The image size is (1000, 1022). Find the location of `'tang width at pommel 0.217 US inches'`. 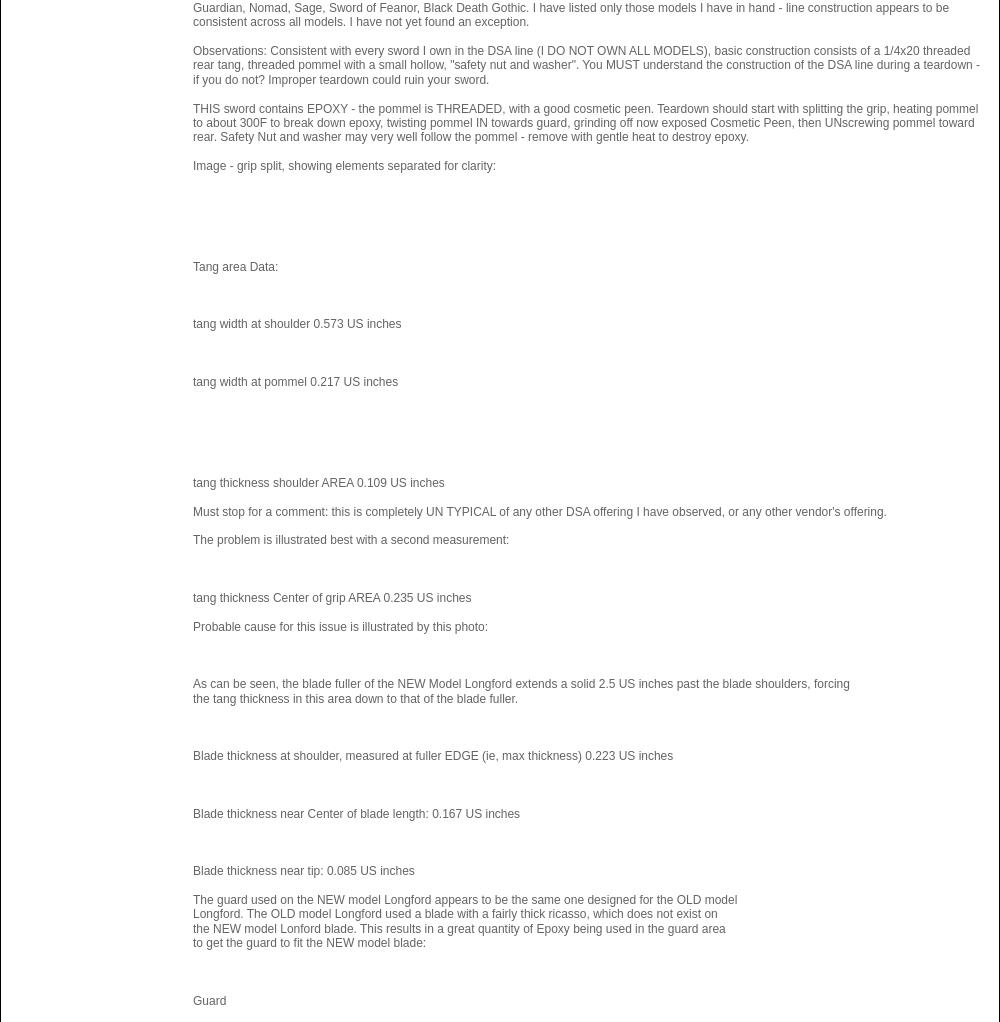

'tang width at pommel 0.217 US inches' is located at coordinates (295, 381).